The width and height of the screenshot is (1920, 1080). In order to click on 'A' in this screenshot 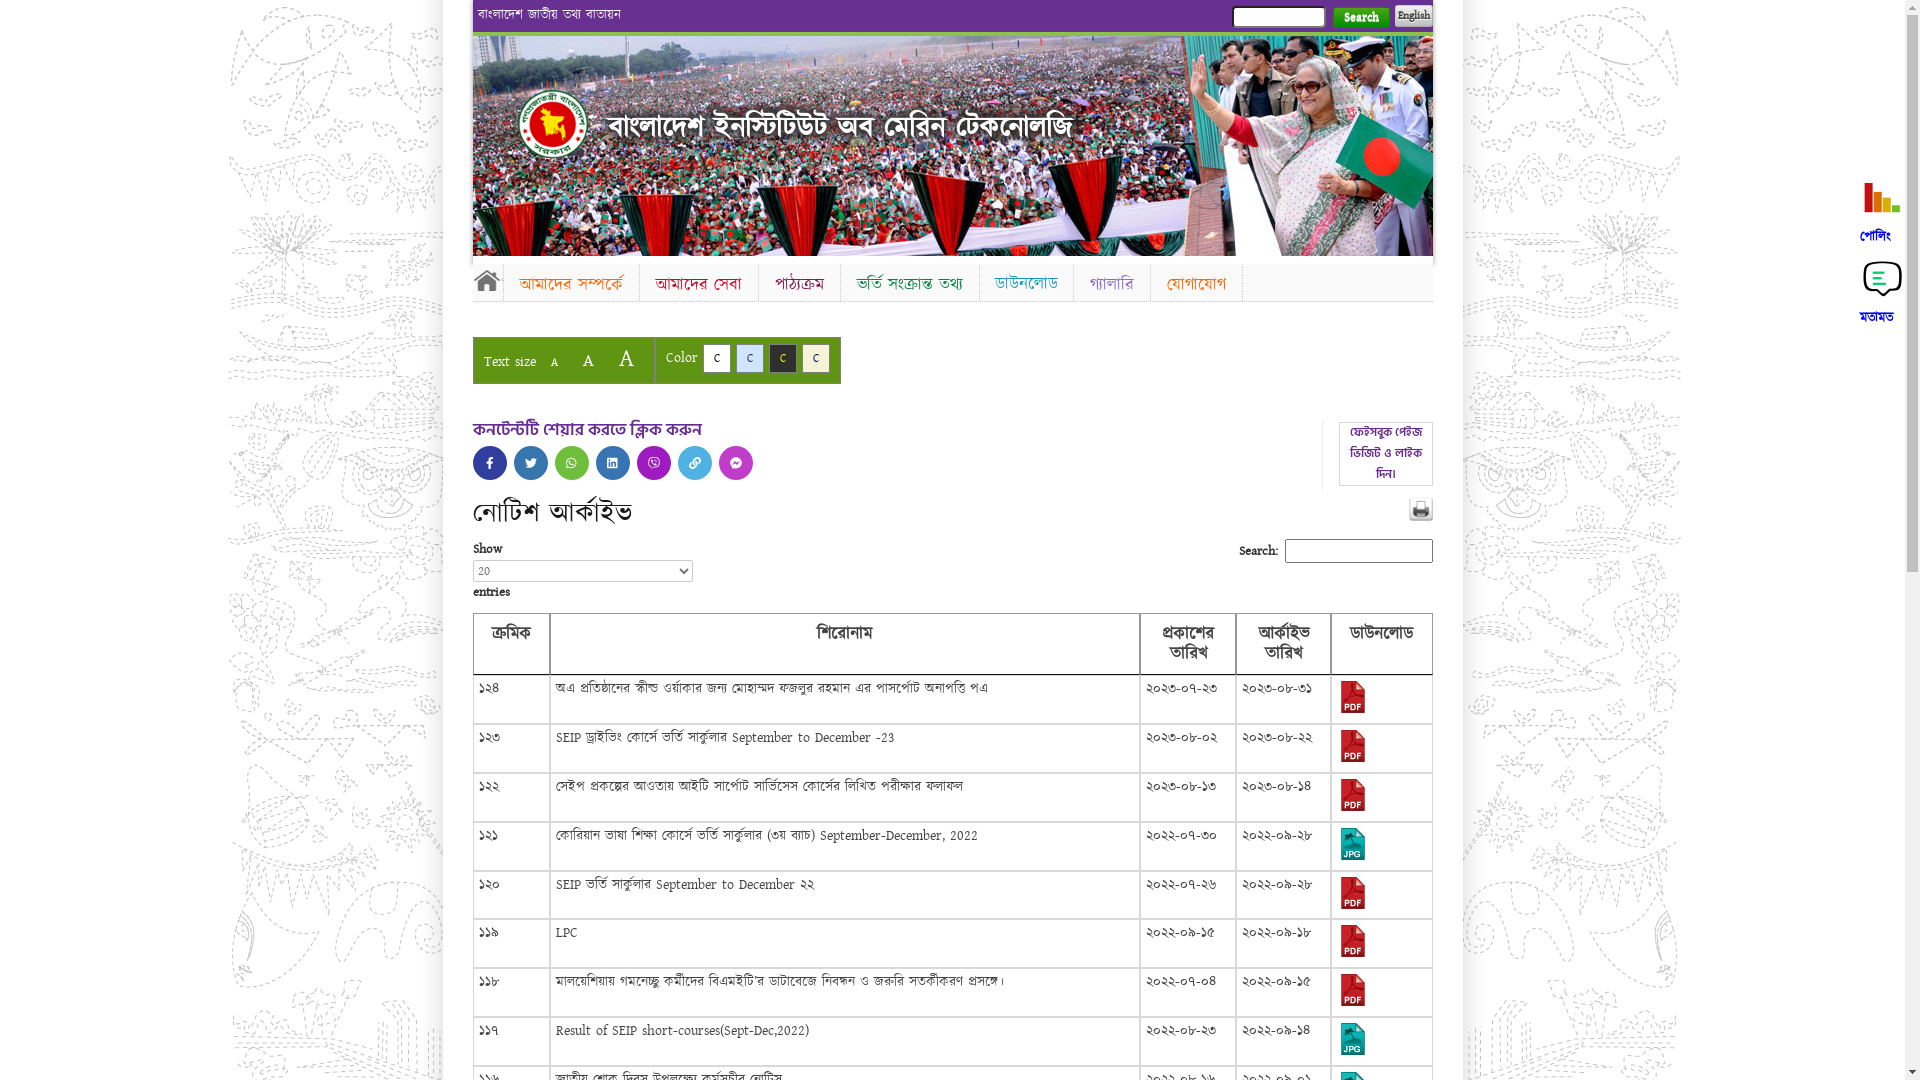, I will do `click(607, 357)`.